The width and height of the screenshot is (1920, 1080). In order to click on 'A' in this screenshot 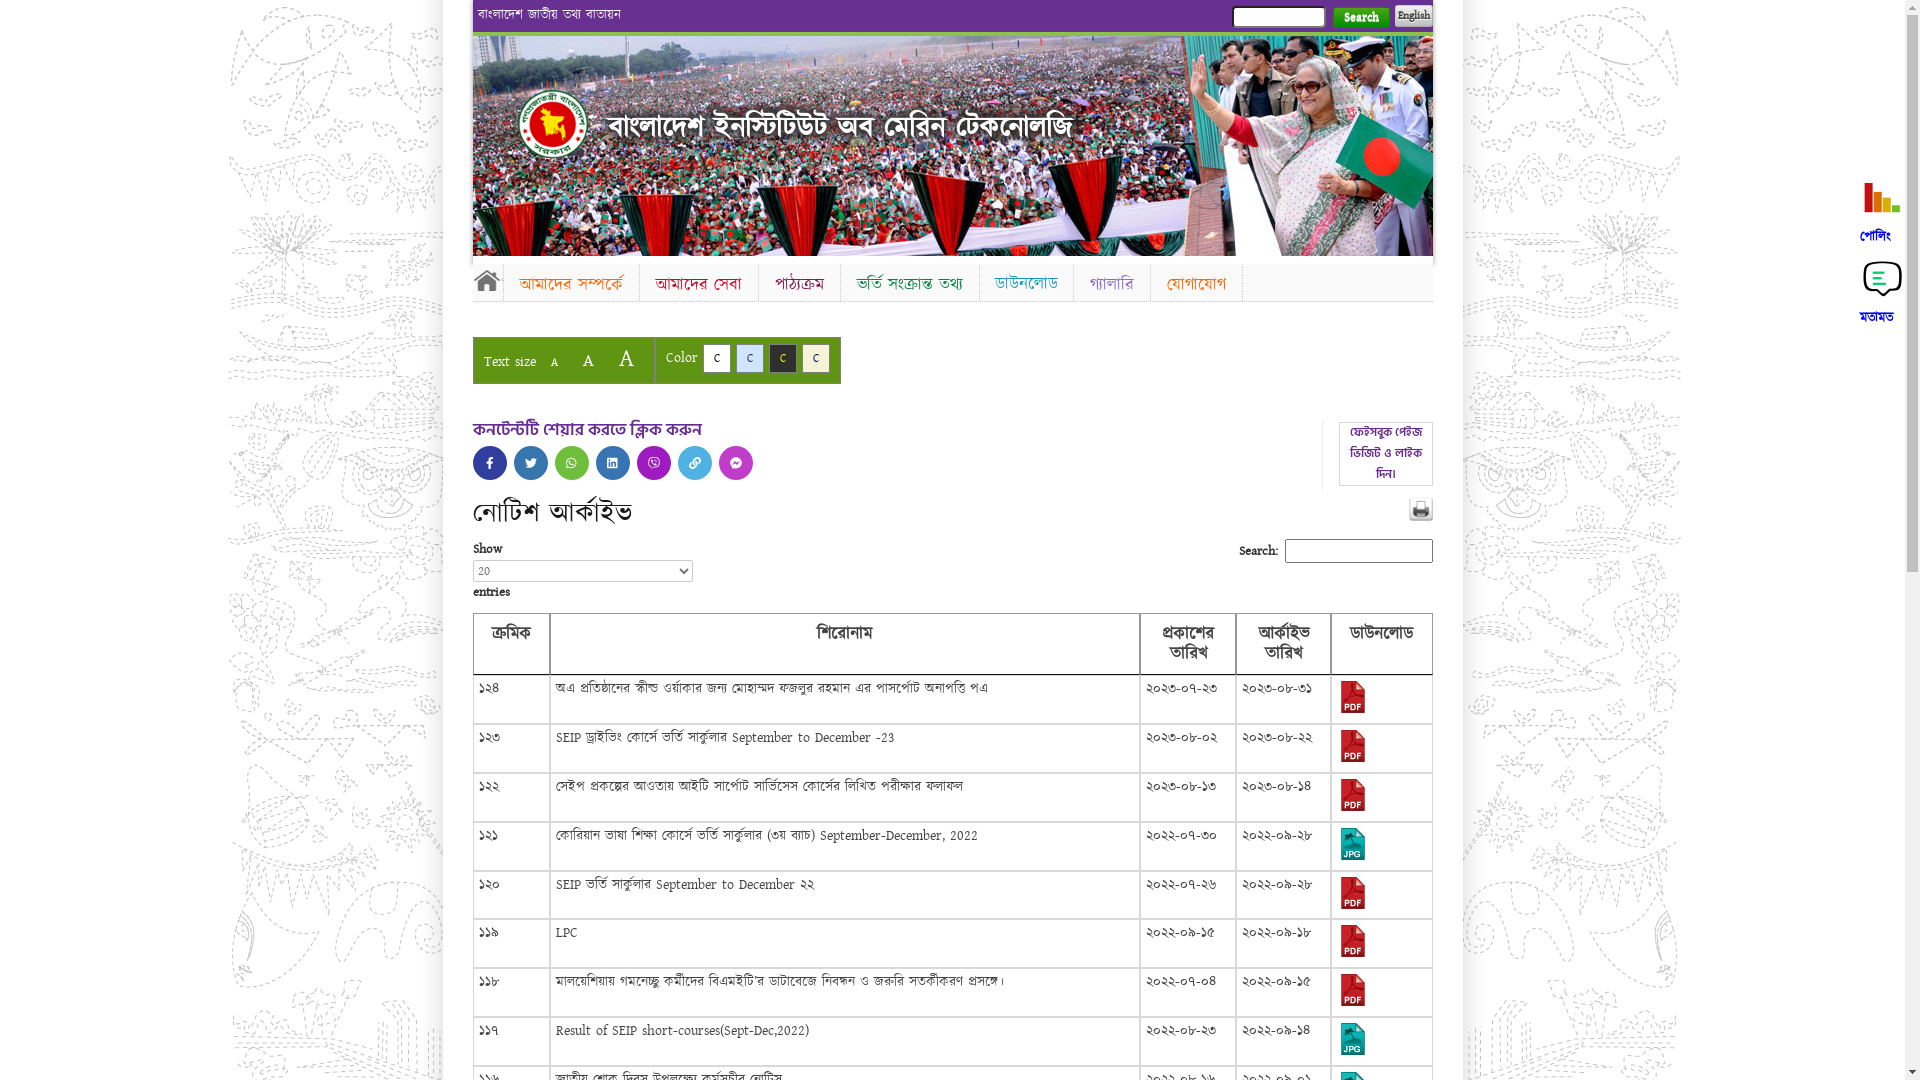, I will do `click(607, 357)`.